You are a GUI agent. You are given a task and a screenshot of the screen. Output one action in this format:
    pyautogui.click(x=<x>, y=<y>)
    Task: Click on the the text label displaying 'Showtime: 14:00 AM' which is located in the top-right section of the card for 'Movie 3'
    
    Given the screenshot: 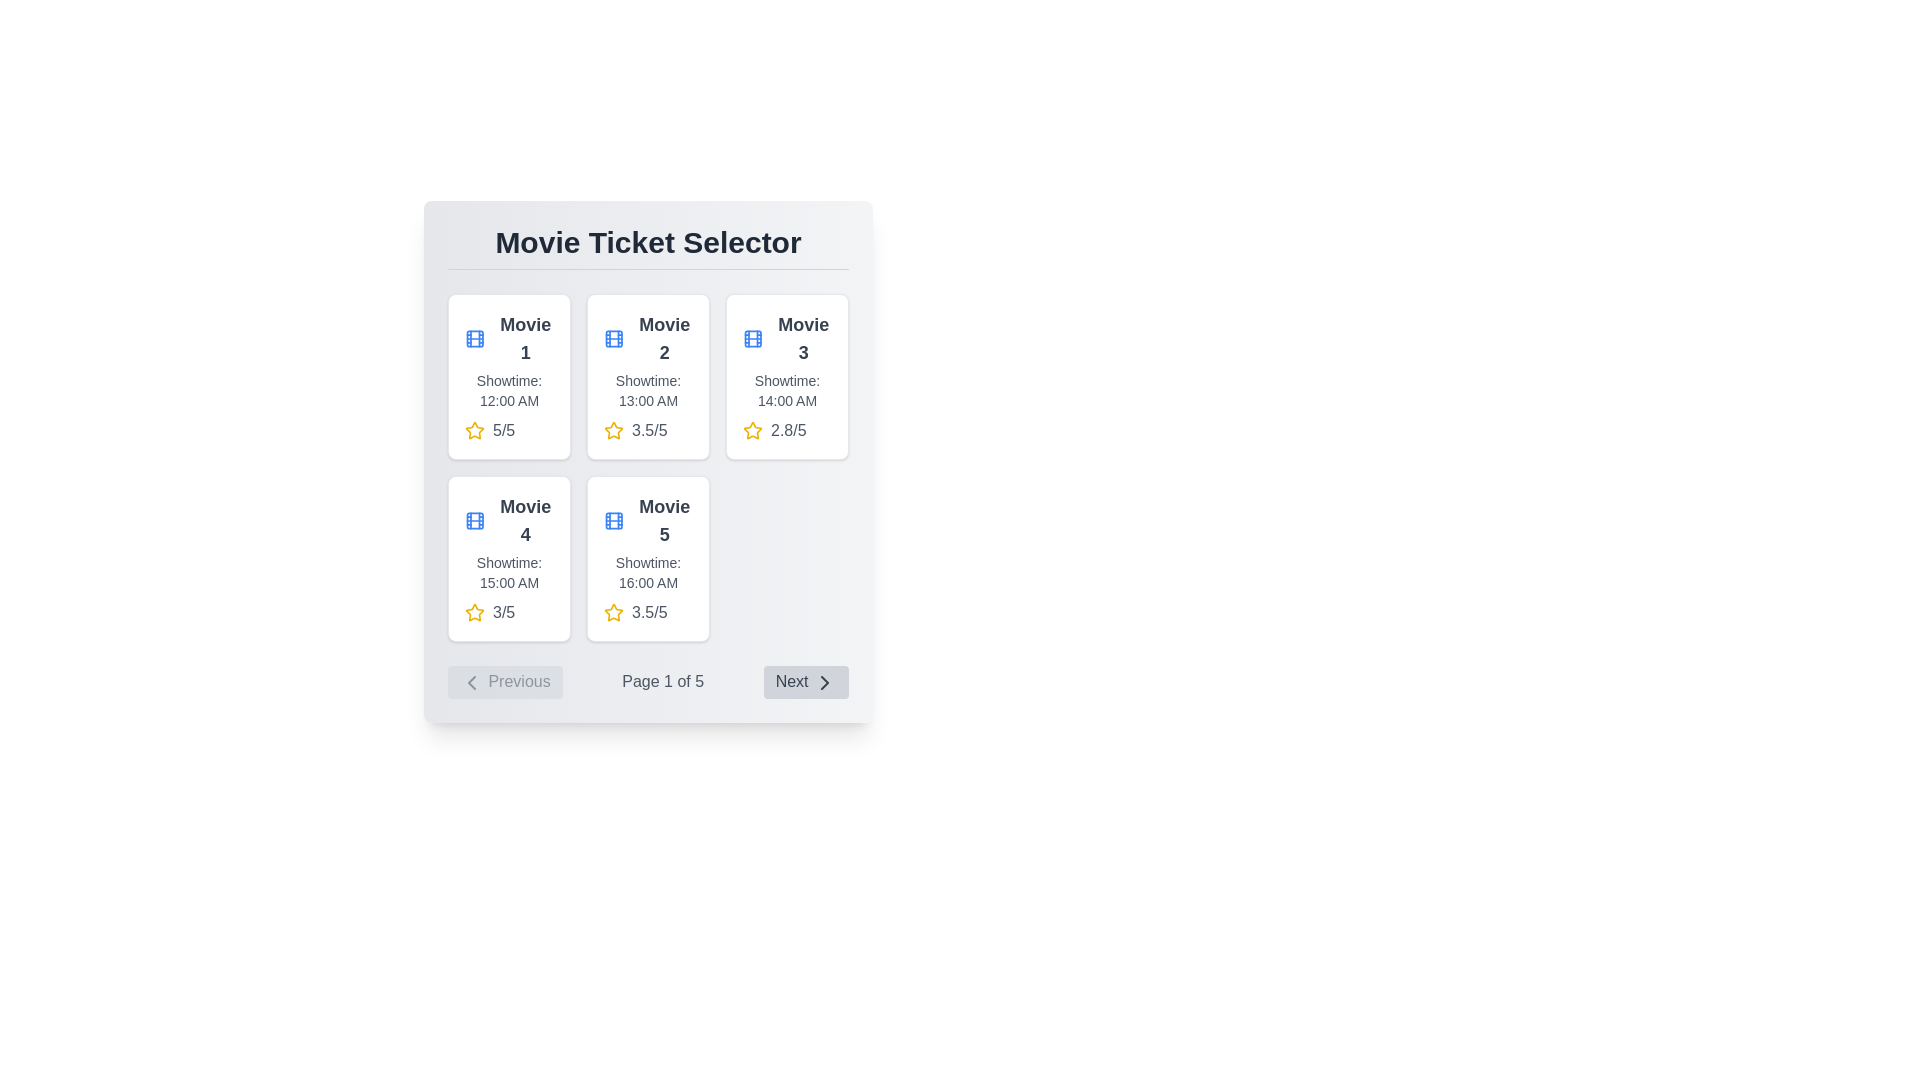 What is the action you would take?
    pyautogui.click(x=786, y=390)
    